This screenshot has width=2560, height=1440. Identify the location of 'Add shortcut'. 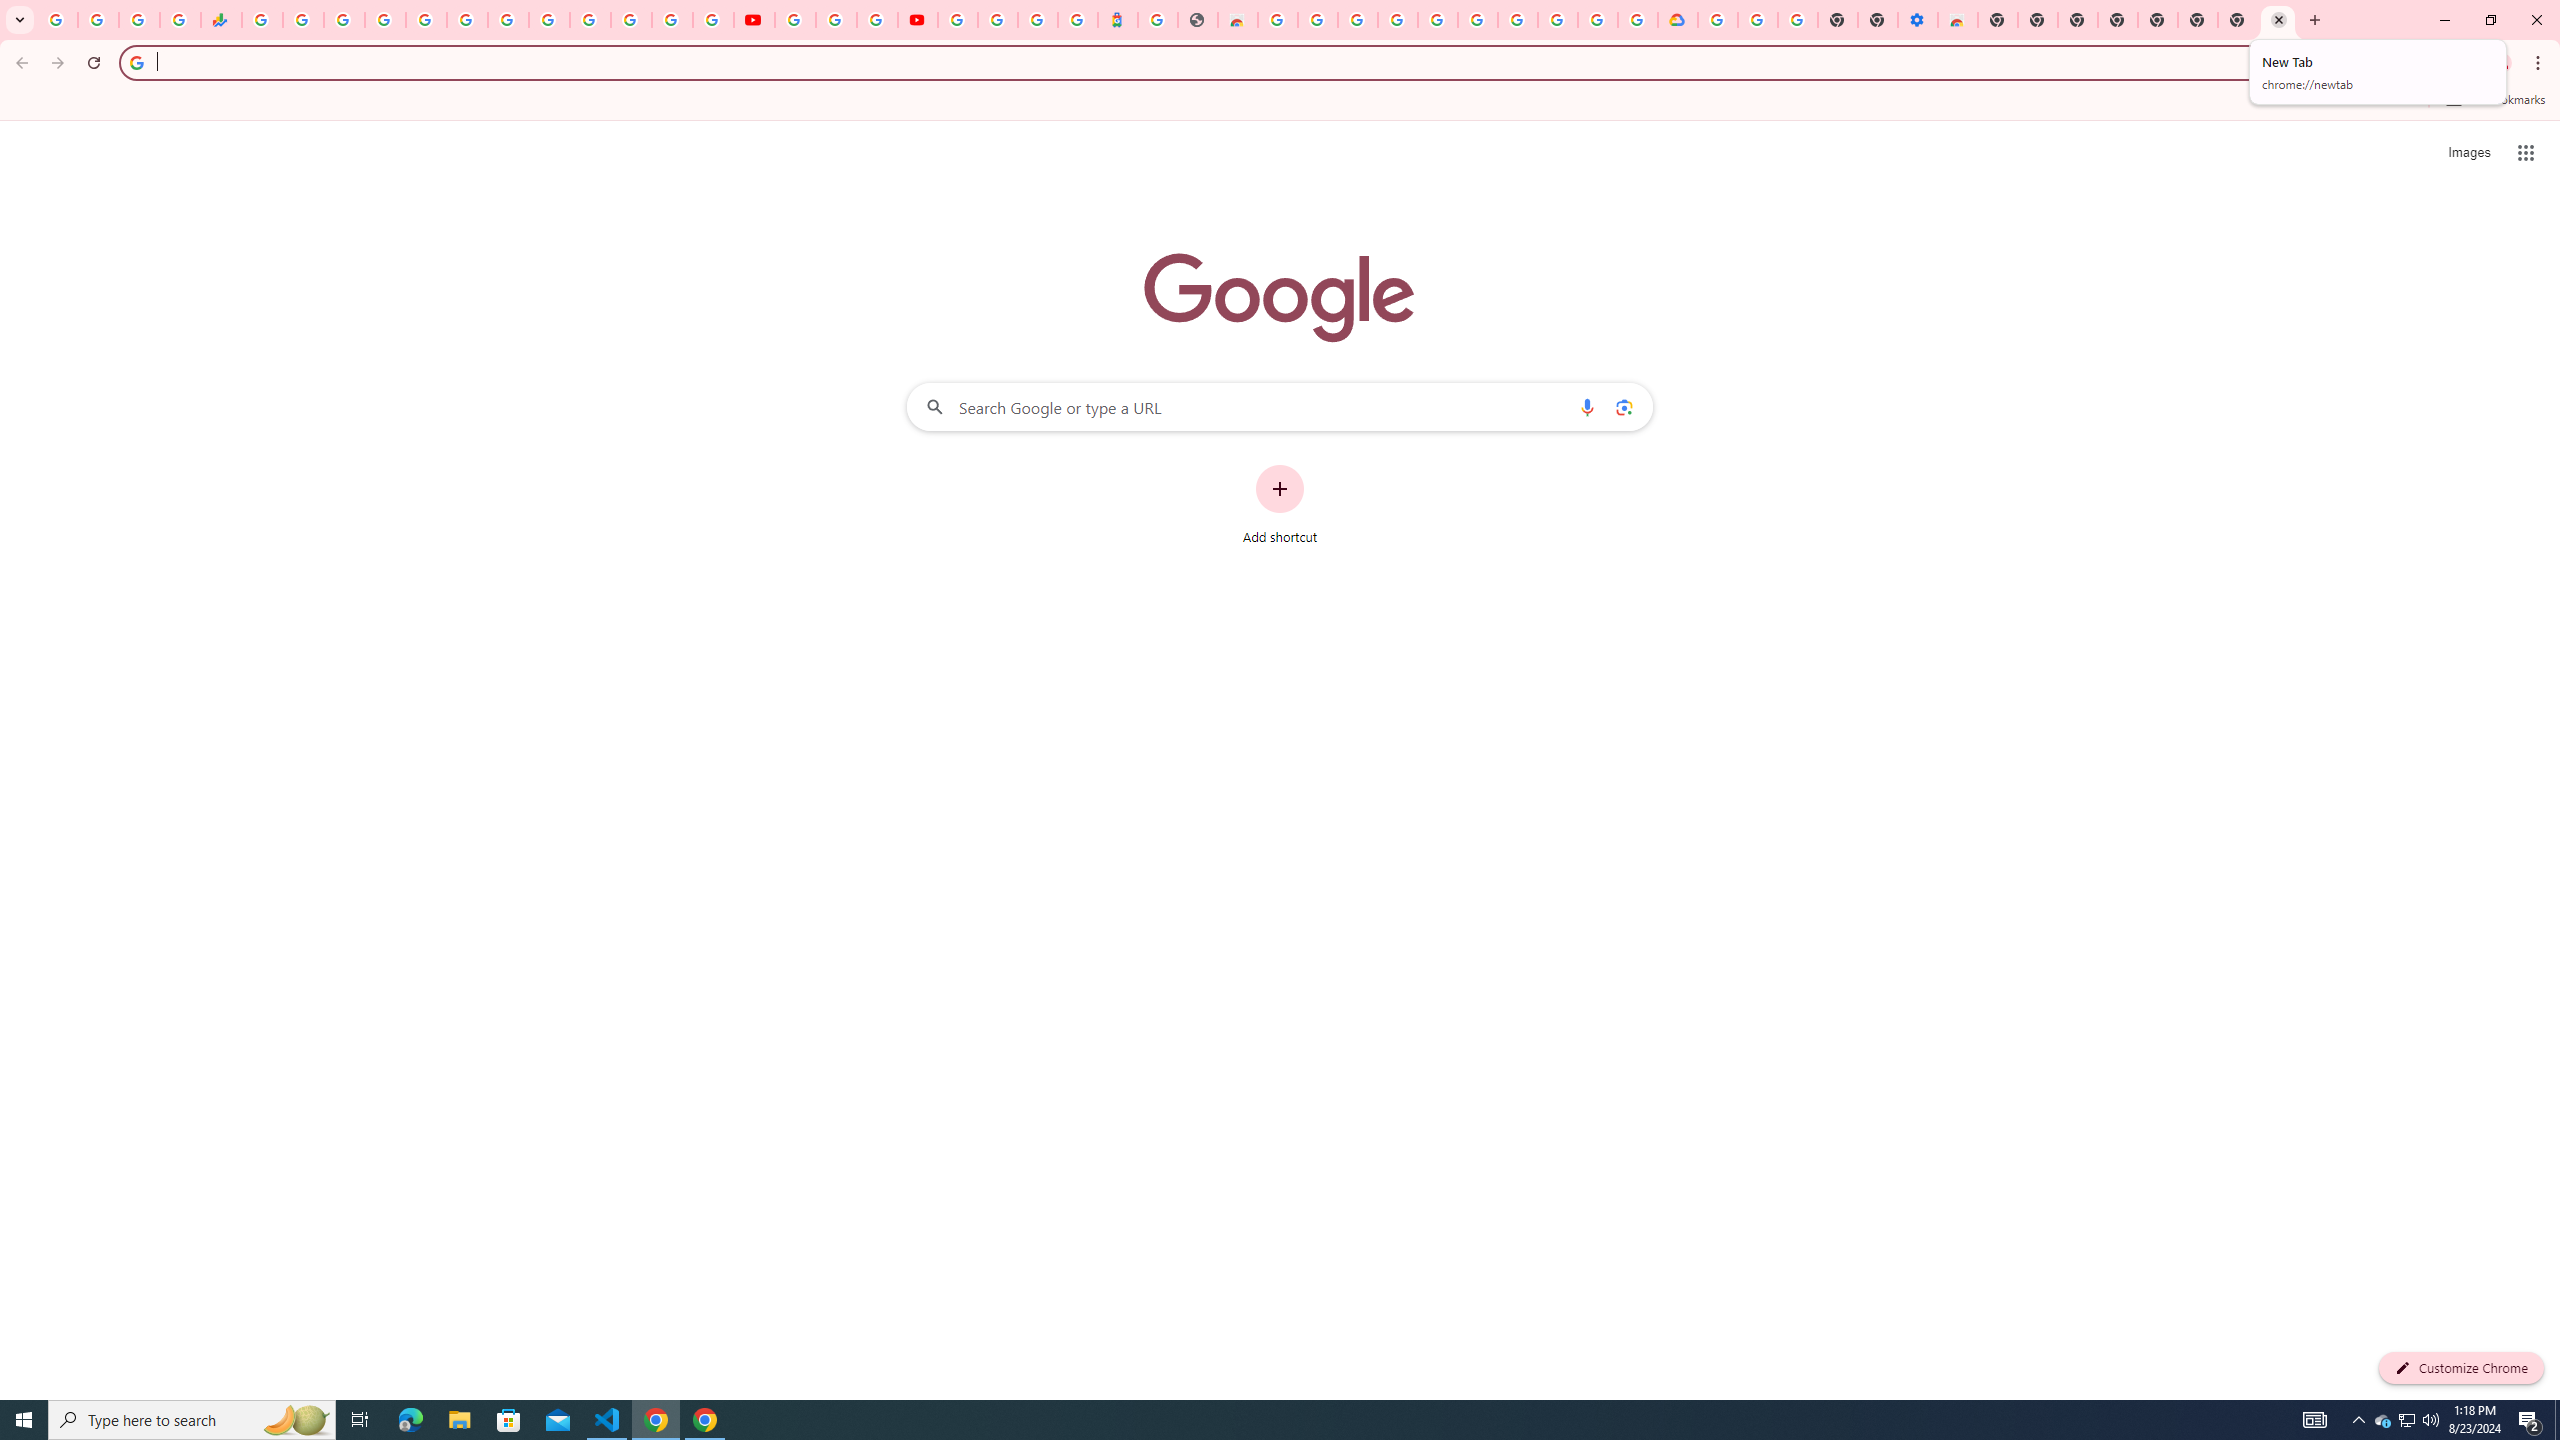
(1280, 505).